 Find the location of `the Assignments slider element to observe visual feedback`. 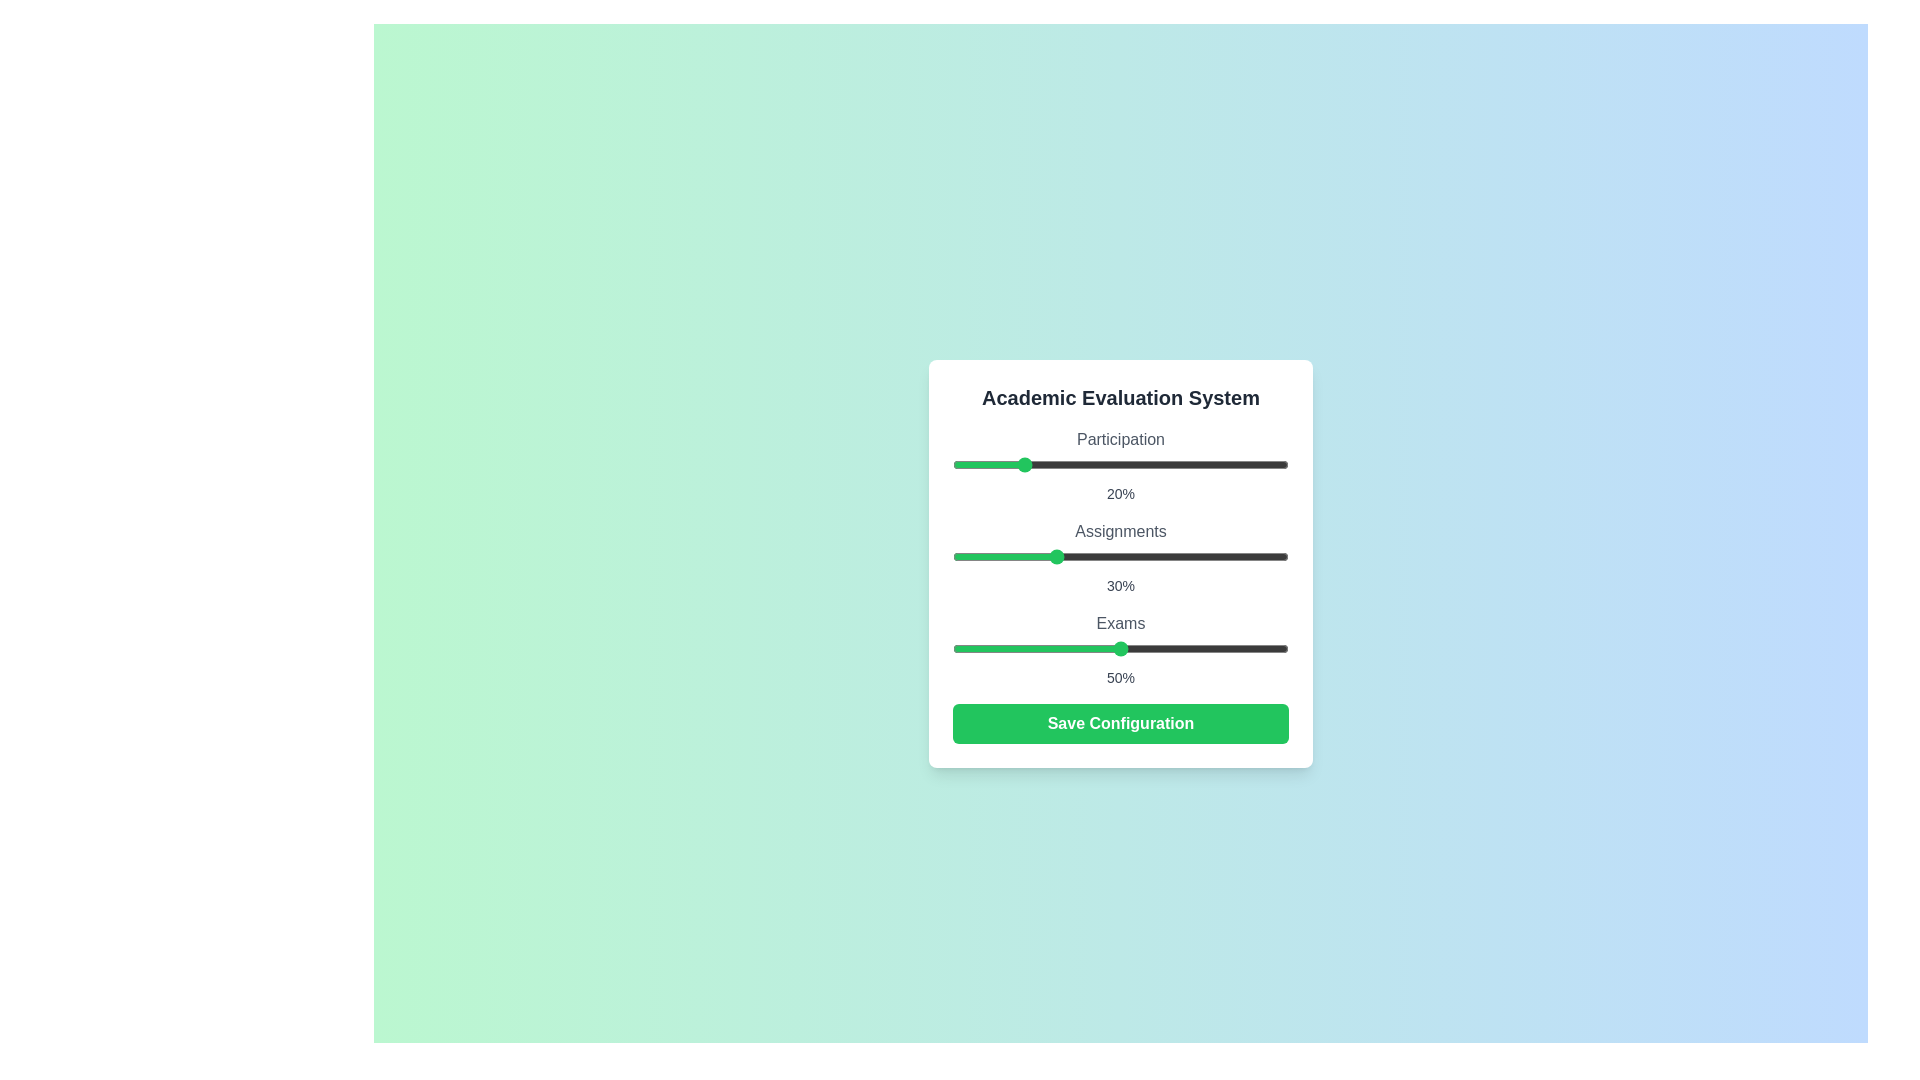

the Assignments slider element to observe visual feedback is located at coordinates (1121, 556).